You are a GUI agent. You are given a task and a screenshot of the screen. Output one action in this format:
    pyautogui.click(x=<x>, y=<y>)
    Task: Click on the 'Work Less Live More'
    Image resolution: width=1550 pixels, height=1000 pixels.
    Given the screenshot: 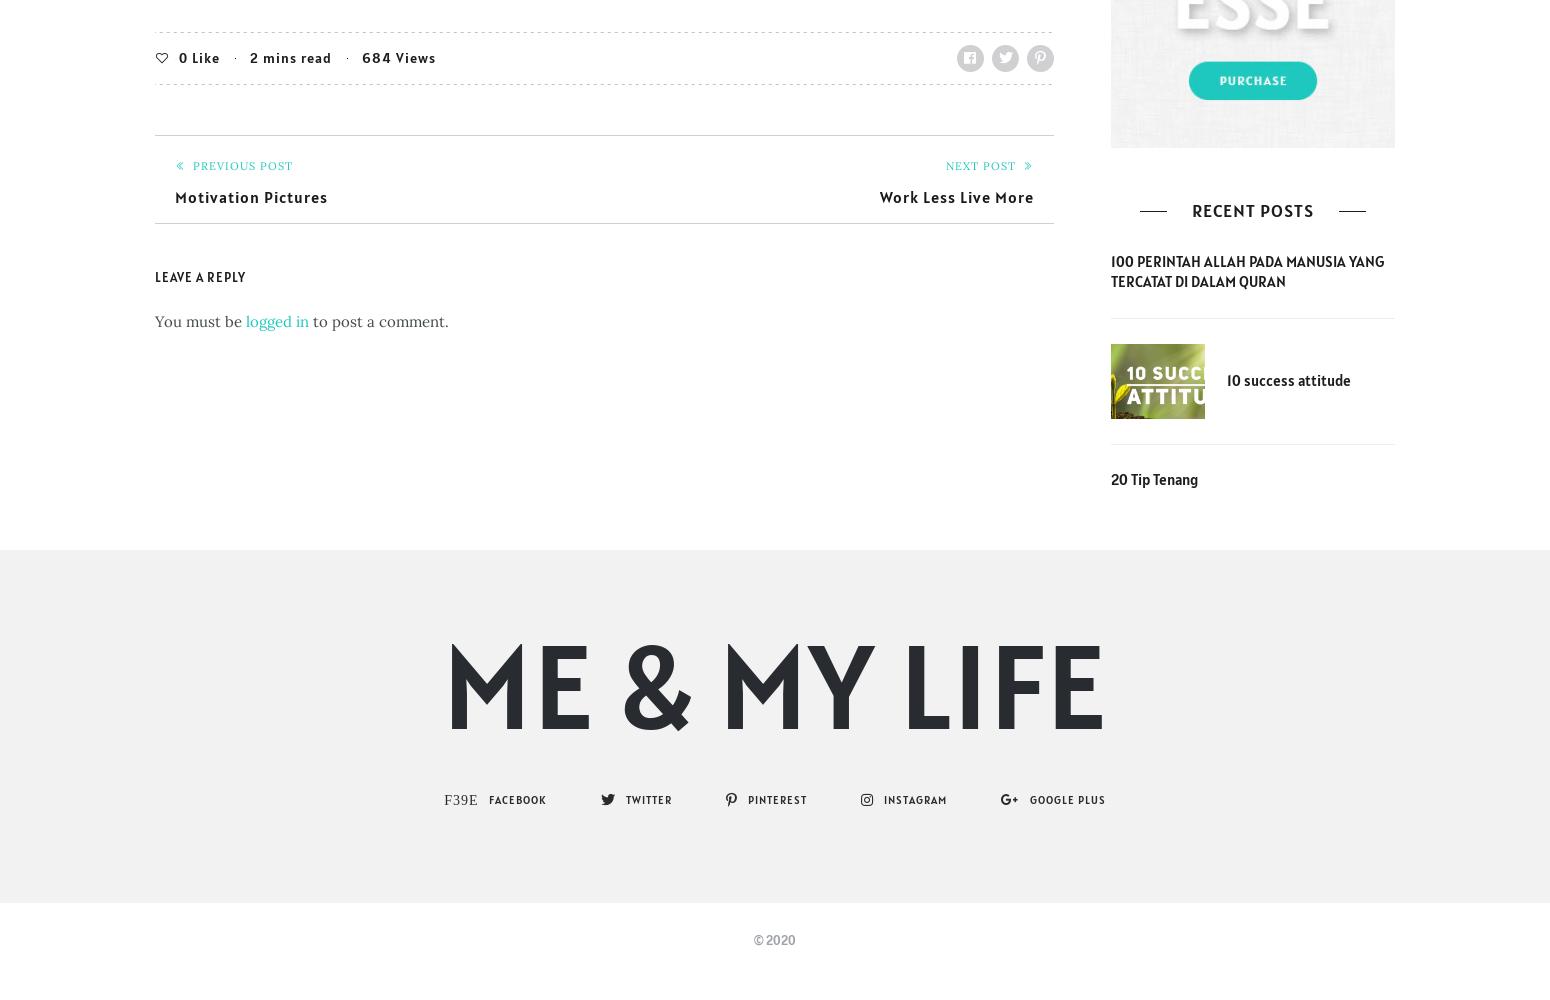 What is the action you would take?
    pyautogui.click(x=955, y=195)
    